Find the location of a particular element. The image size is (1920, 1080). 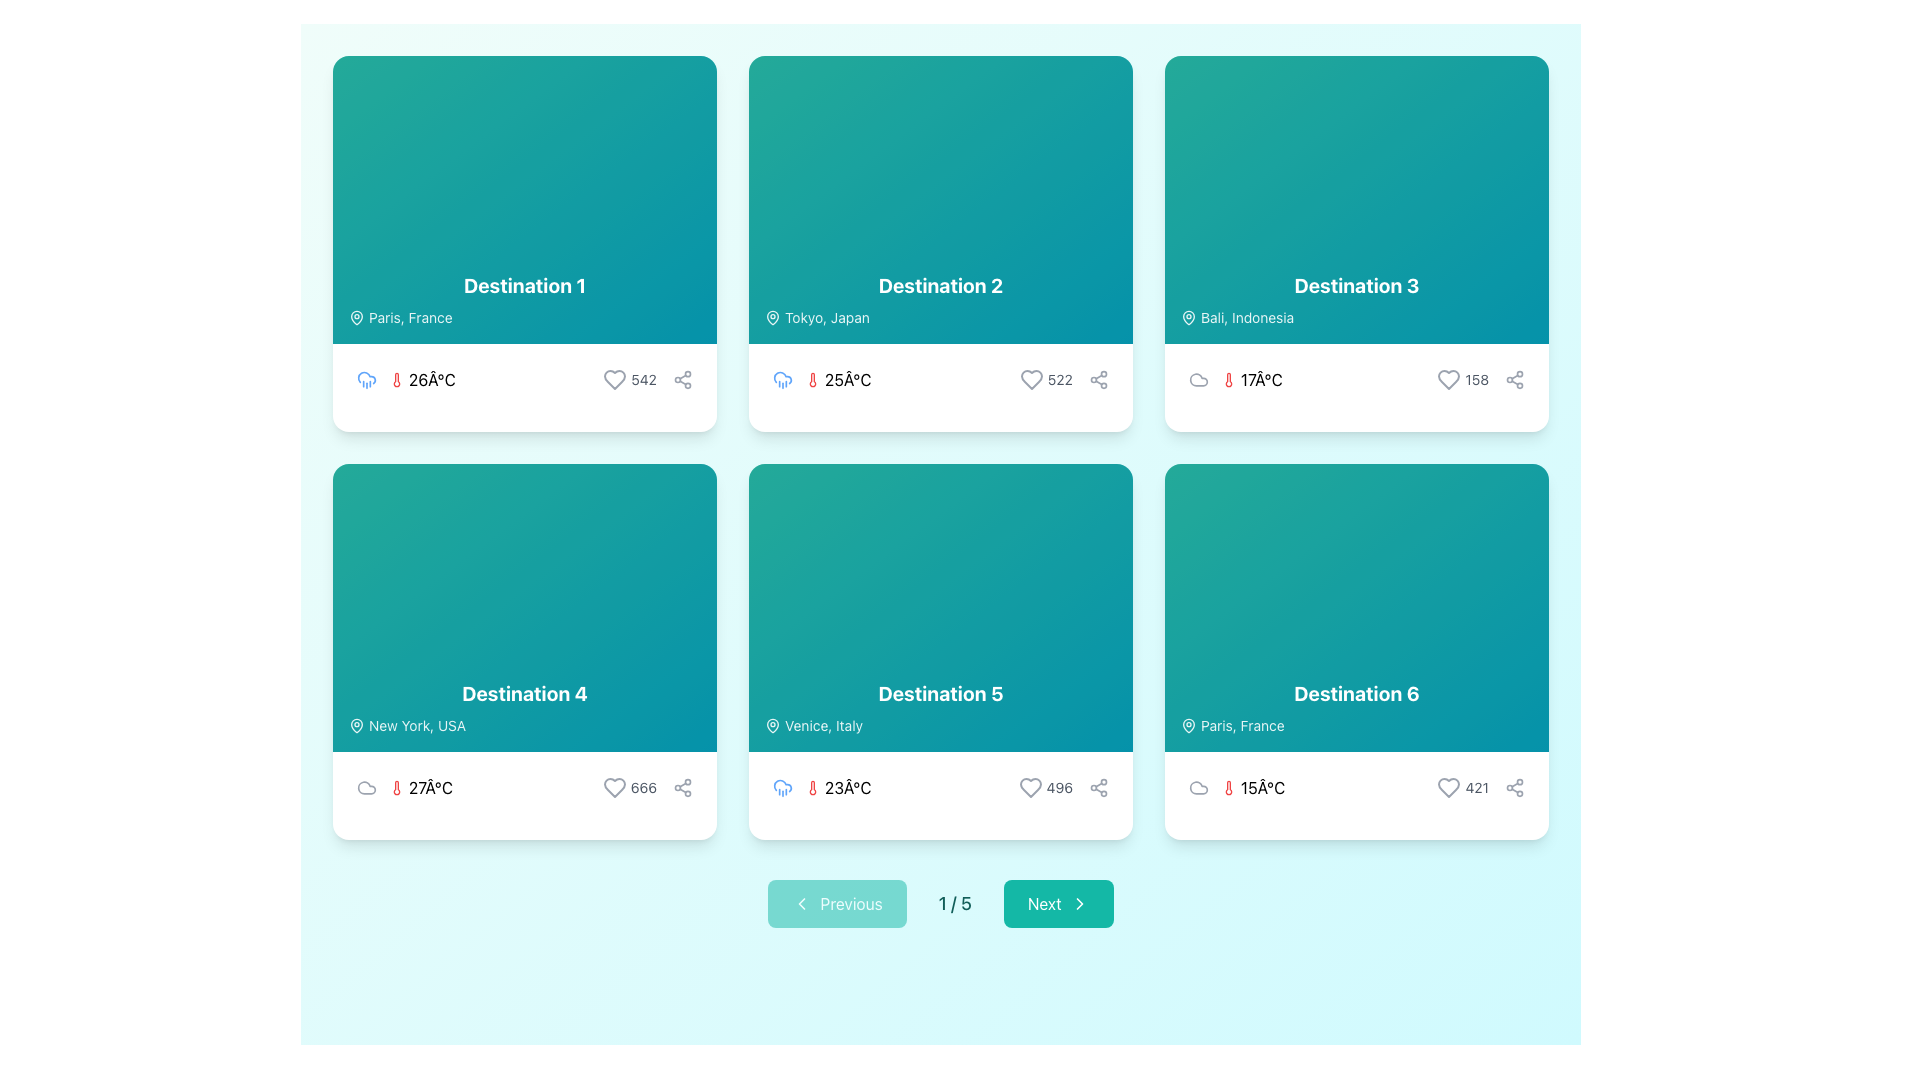

the heart icon located at the bottom-right corner of the 'Destination 1' card is located at coordinates (614, 380).